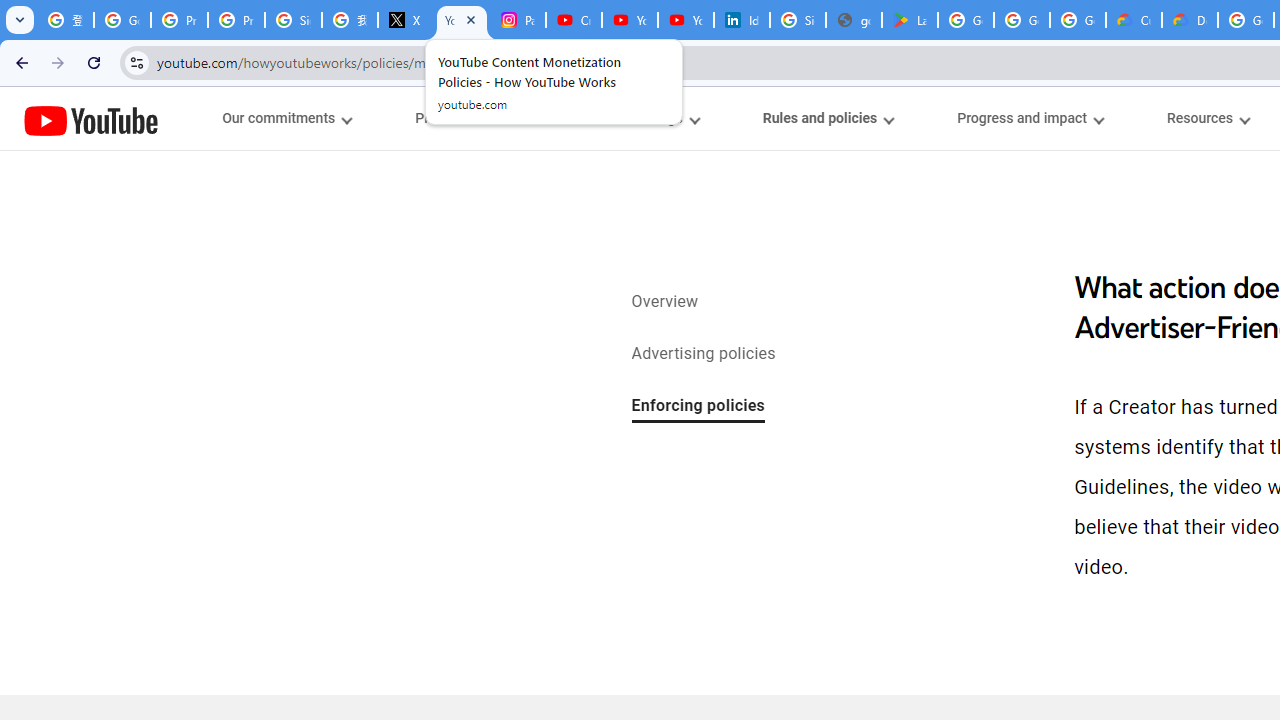 This screenshot has width=1280, height=720. What do you see at coordinates (20, 20) in the screenshot?
I see `'Search tabs'` at bounding box center [20, 20].